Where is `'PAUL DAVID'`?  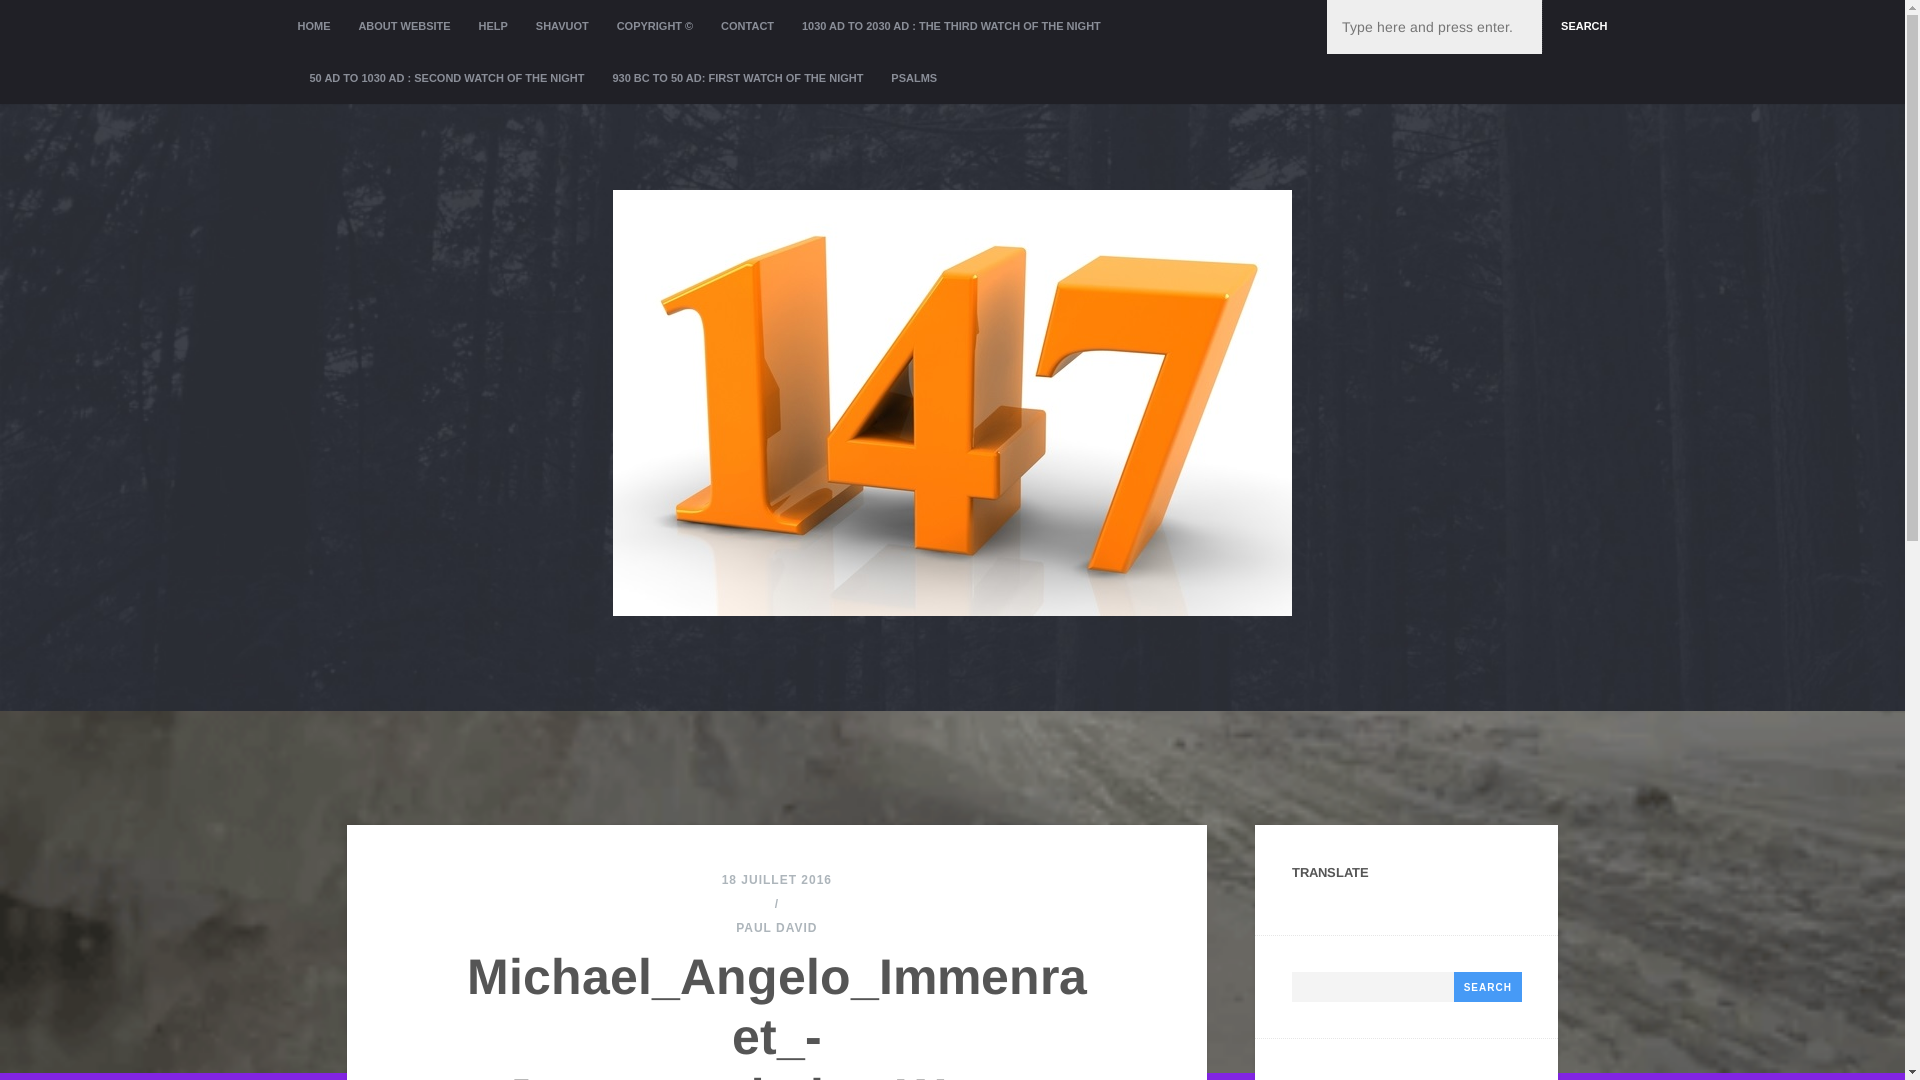 'PAUL DAVID' is located at coordinates (775, 928).